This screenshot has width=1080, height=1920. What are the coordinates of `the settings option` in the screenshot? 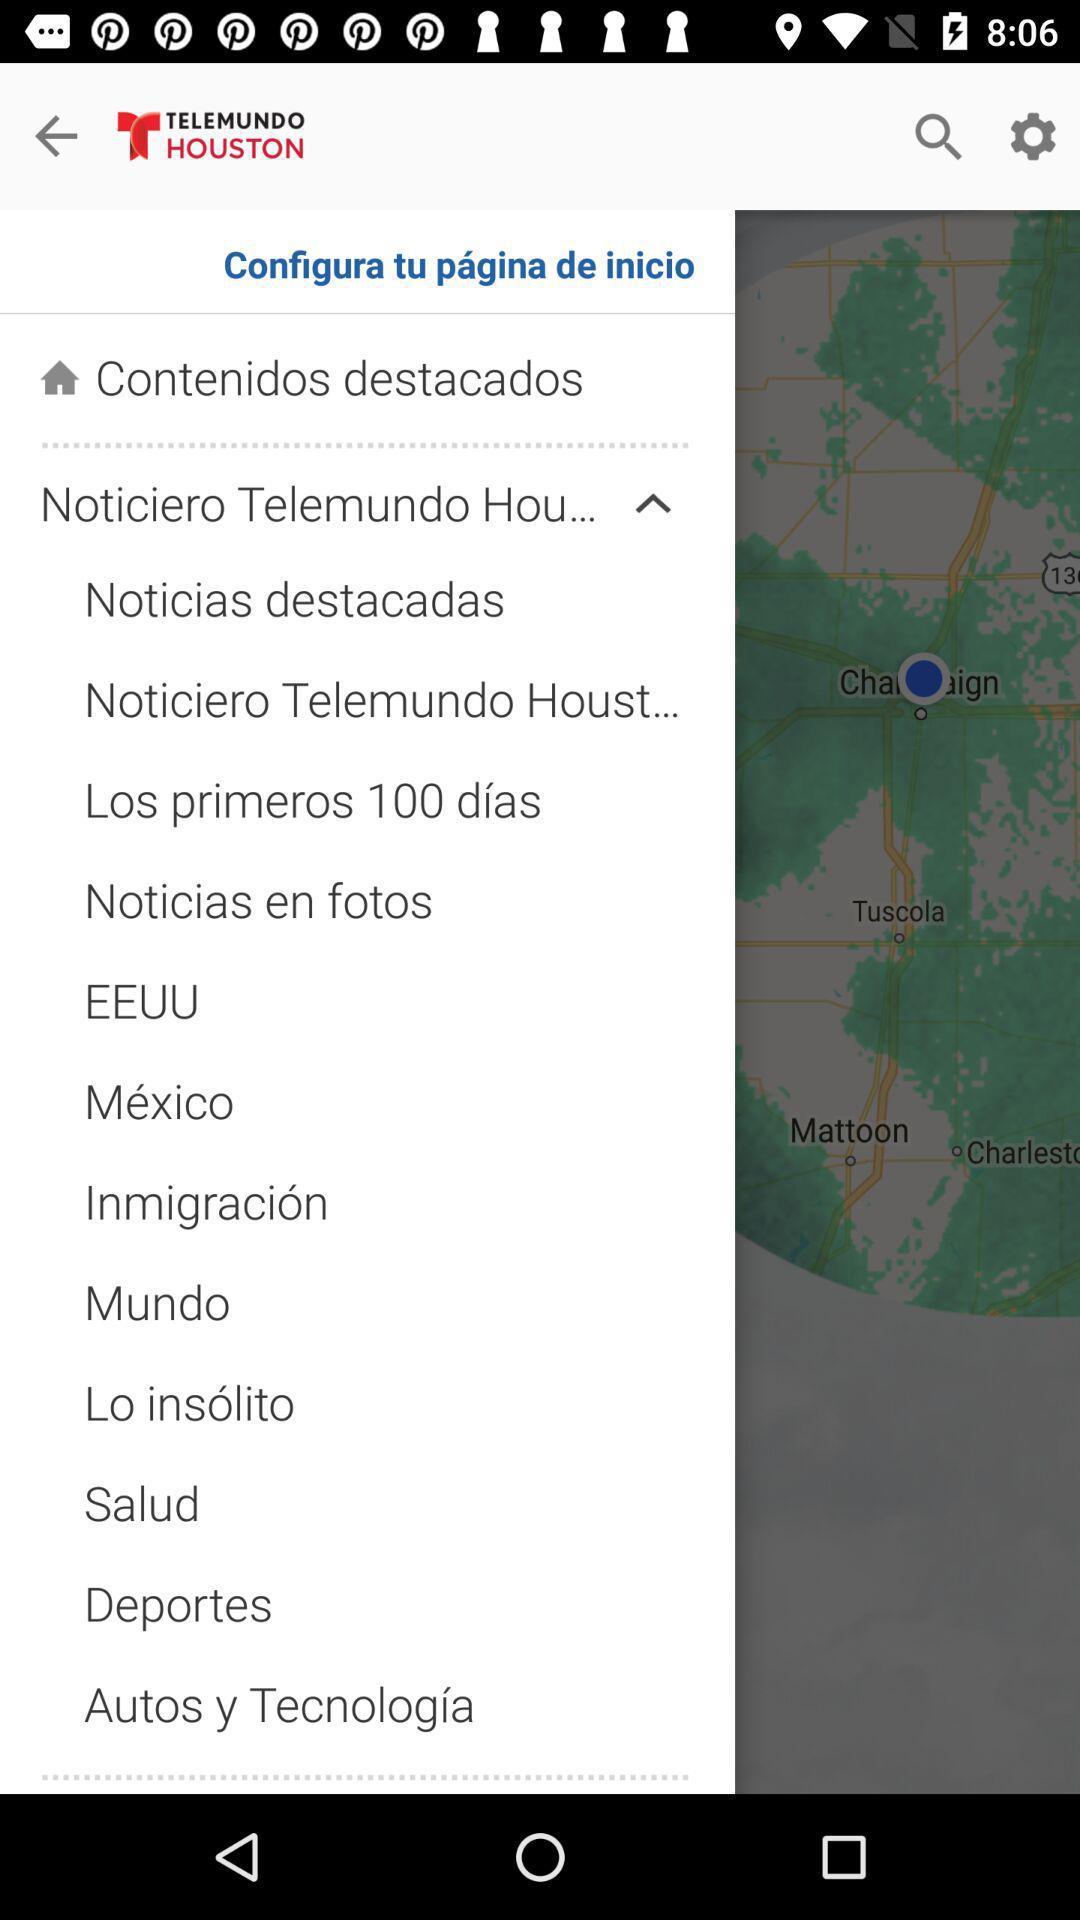 It's located at (1033, 136).